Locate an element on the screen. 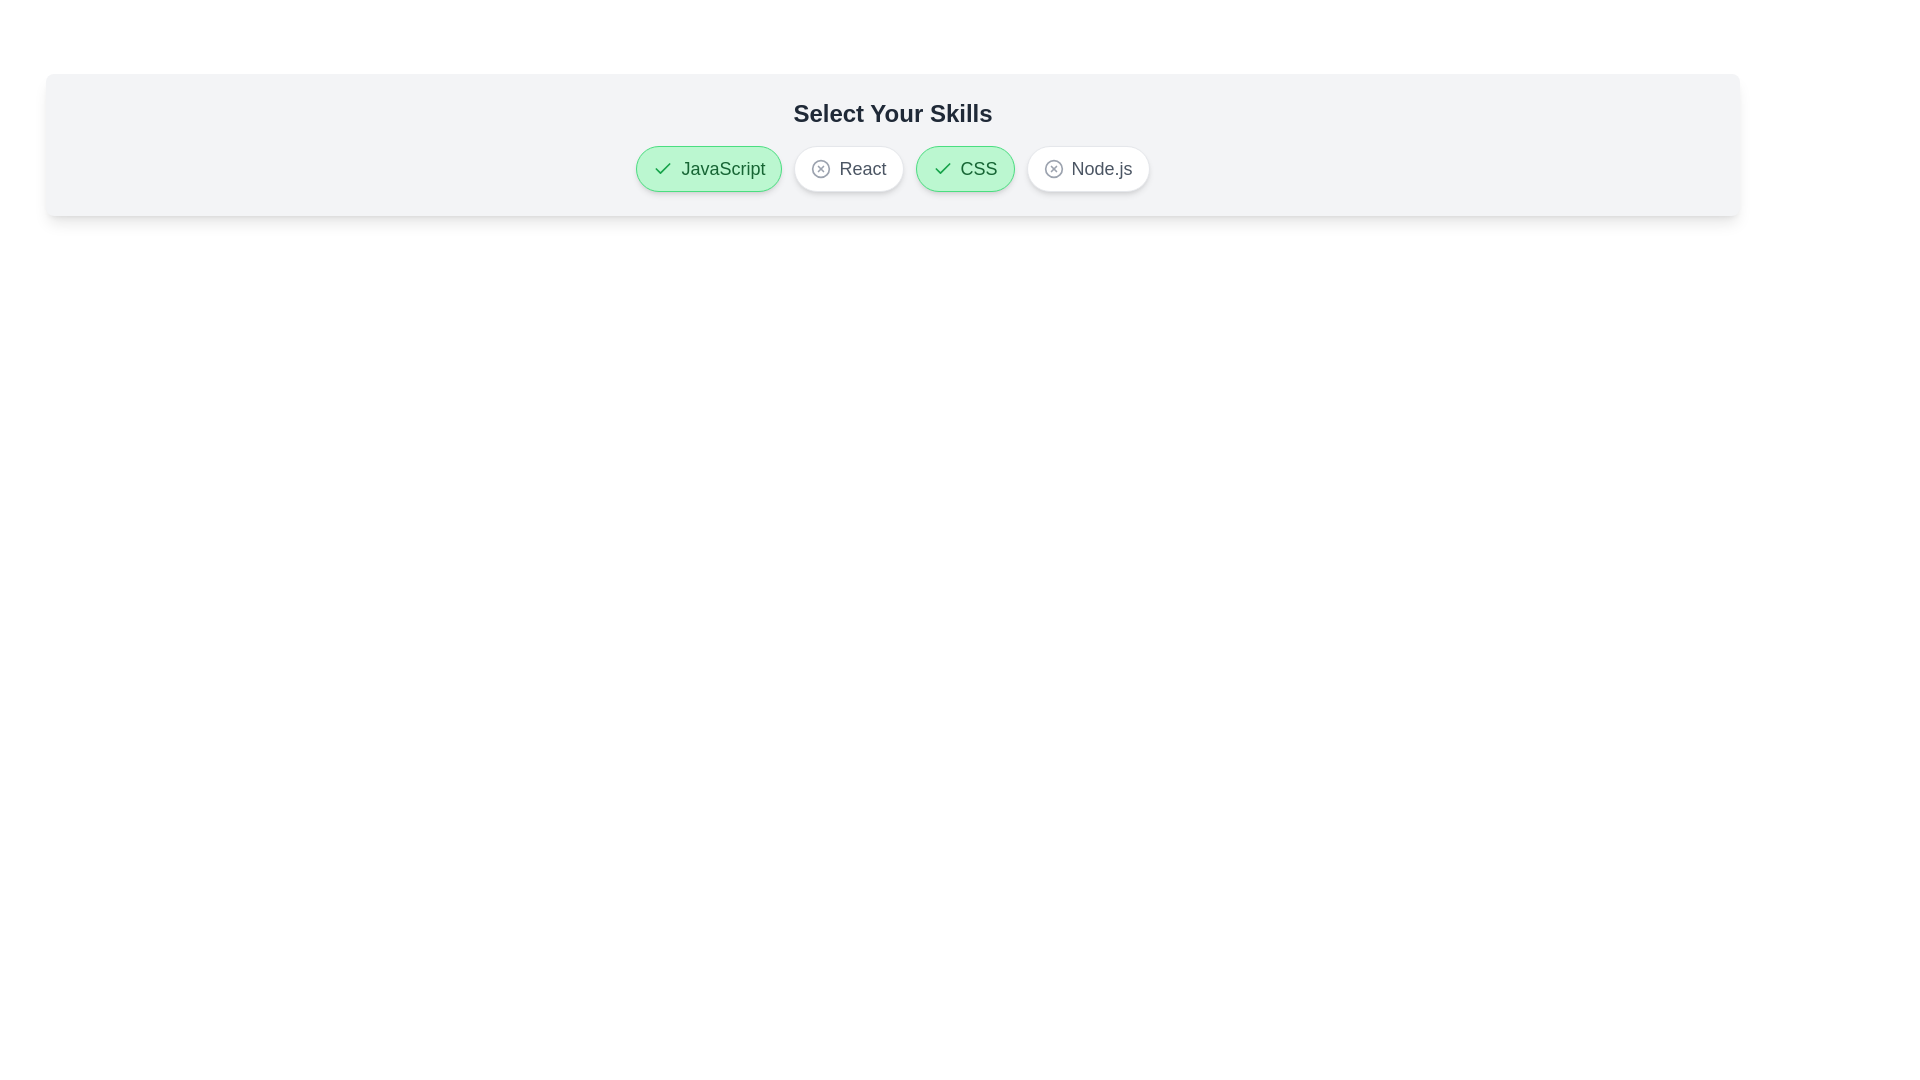 This screenshot has height=1080, width=1920. the button labeled Node.js to observe its hover effect is located at coordinates (1087, 168).